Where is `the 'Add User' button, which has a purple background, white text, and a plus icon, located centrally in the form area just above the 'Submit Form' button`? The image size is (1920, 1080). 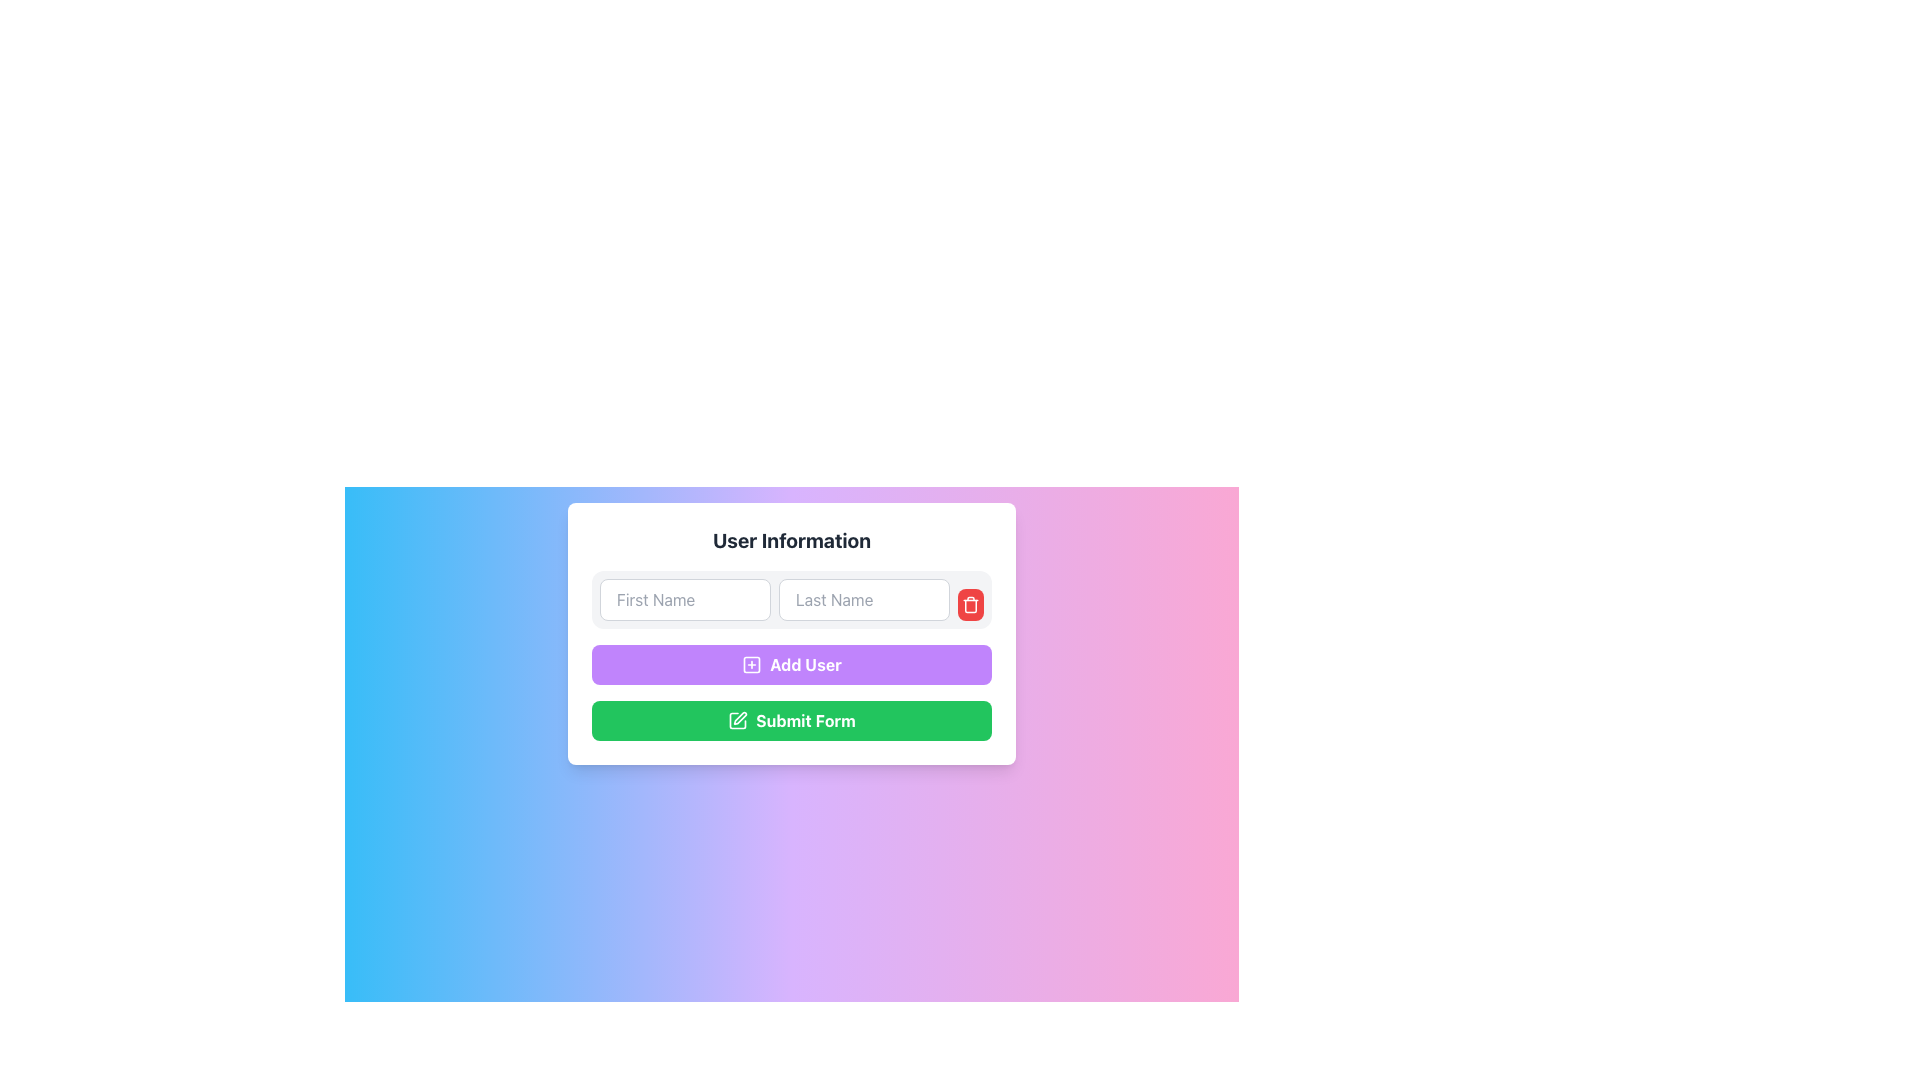
the 'Add User' button, which has a purple background, white text, and a plus icon, located centrally in the form area just above the 'Submit Form' button is located at coordinates (791, 664).